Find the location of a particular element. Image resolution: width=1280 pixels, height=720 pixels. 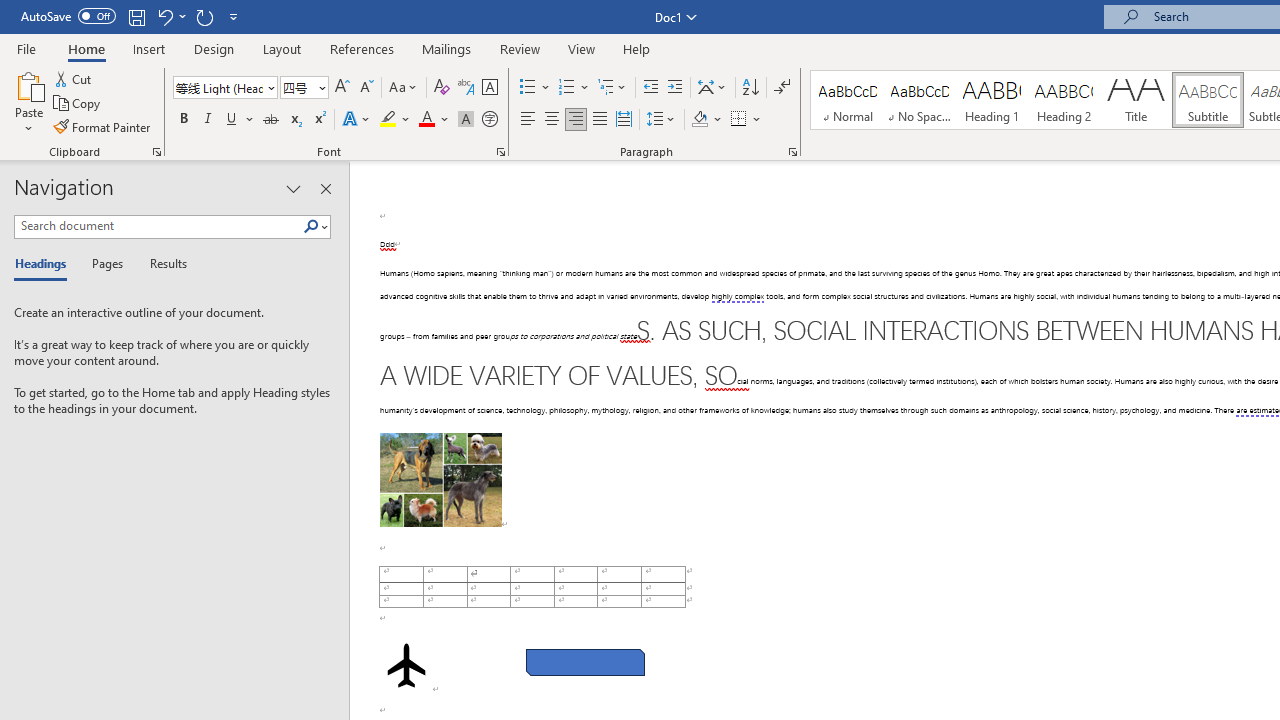

'Shading RGB(0, 0, 0)' is located at coordinates (699, 119).